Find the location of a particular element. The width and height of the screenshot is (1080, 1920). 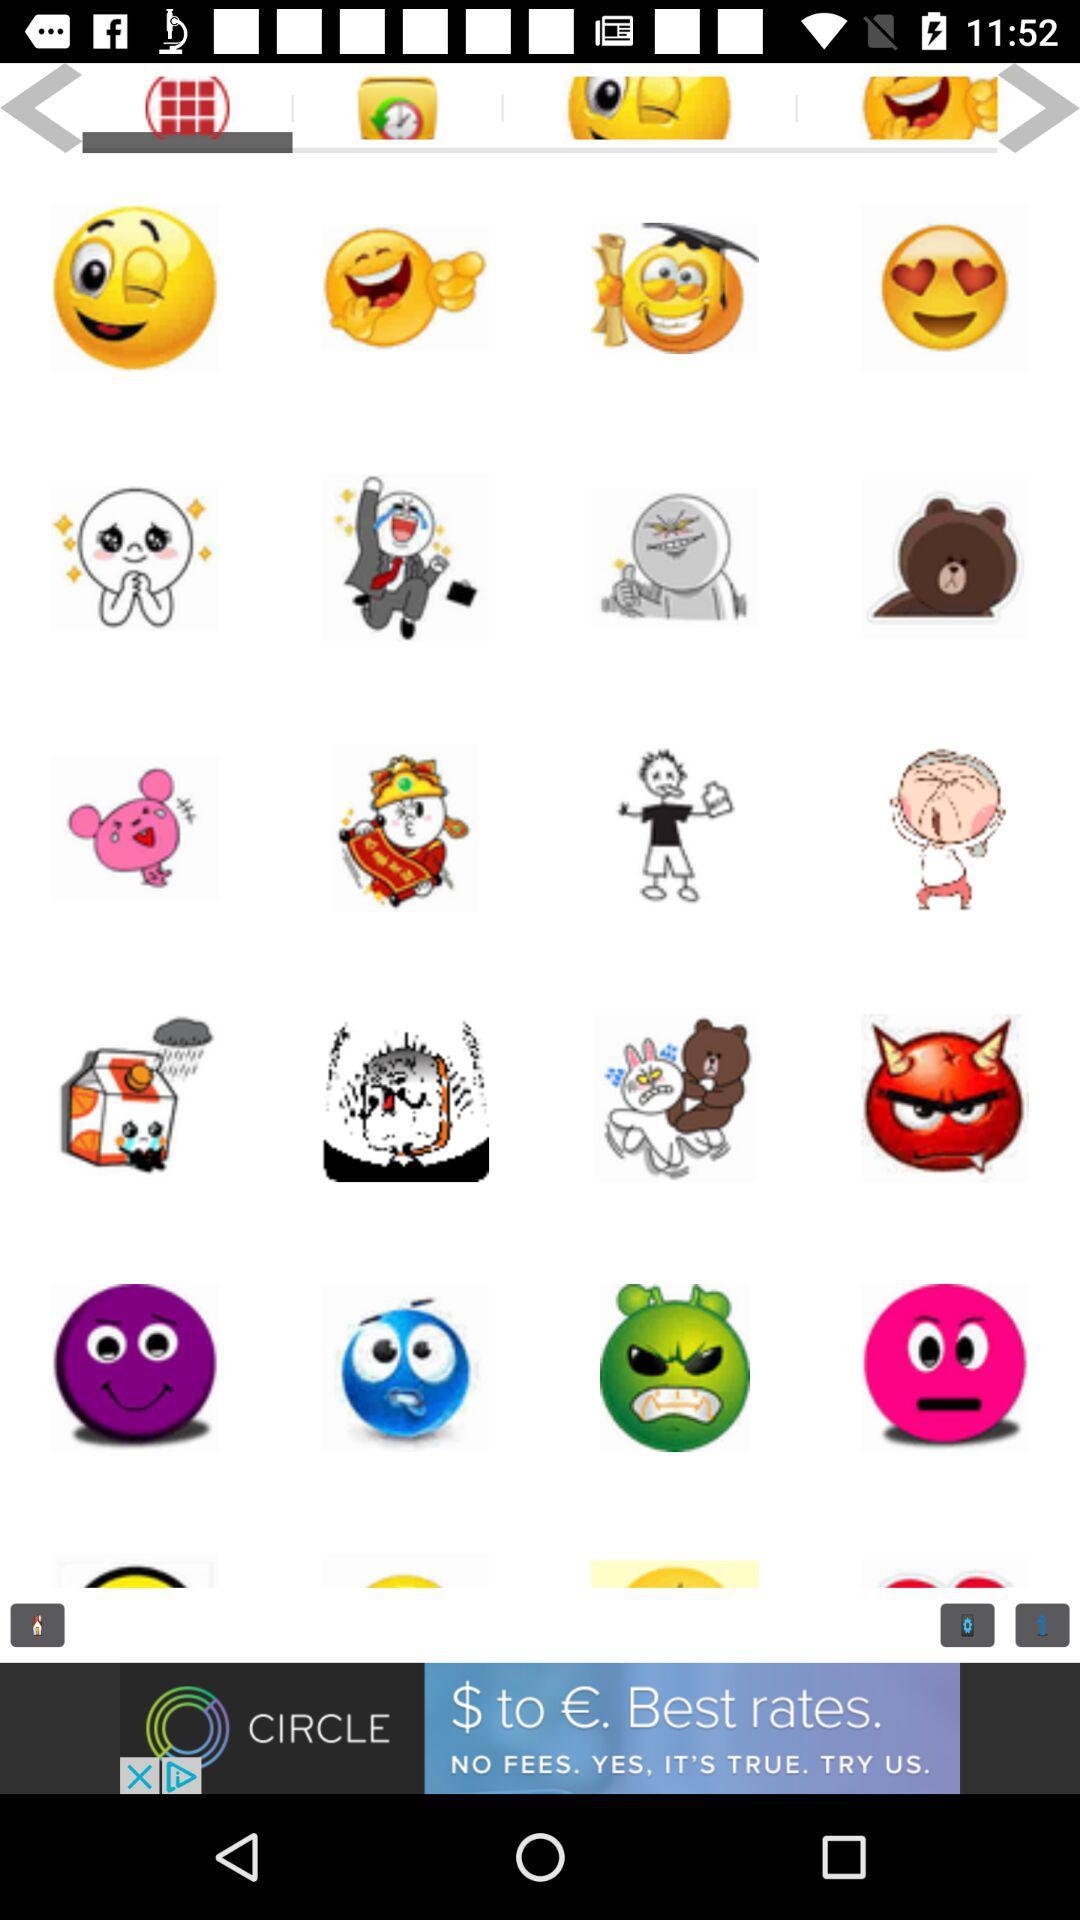

emoji is located at coordinates (135, 1544).